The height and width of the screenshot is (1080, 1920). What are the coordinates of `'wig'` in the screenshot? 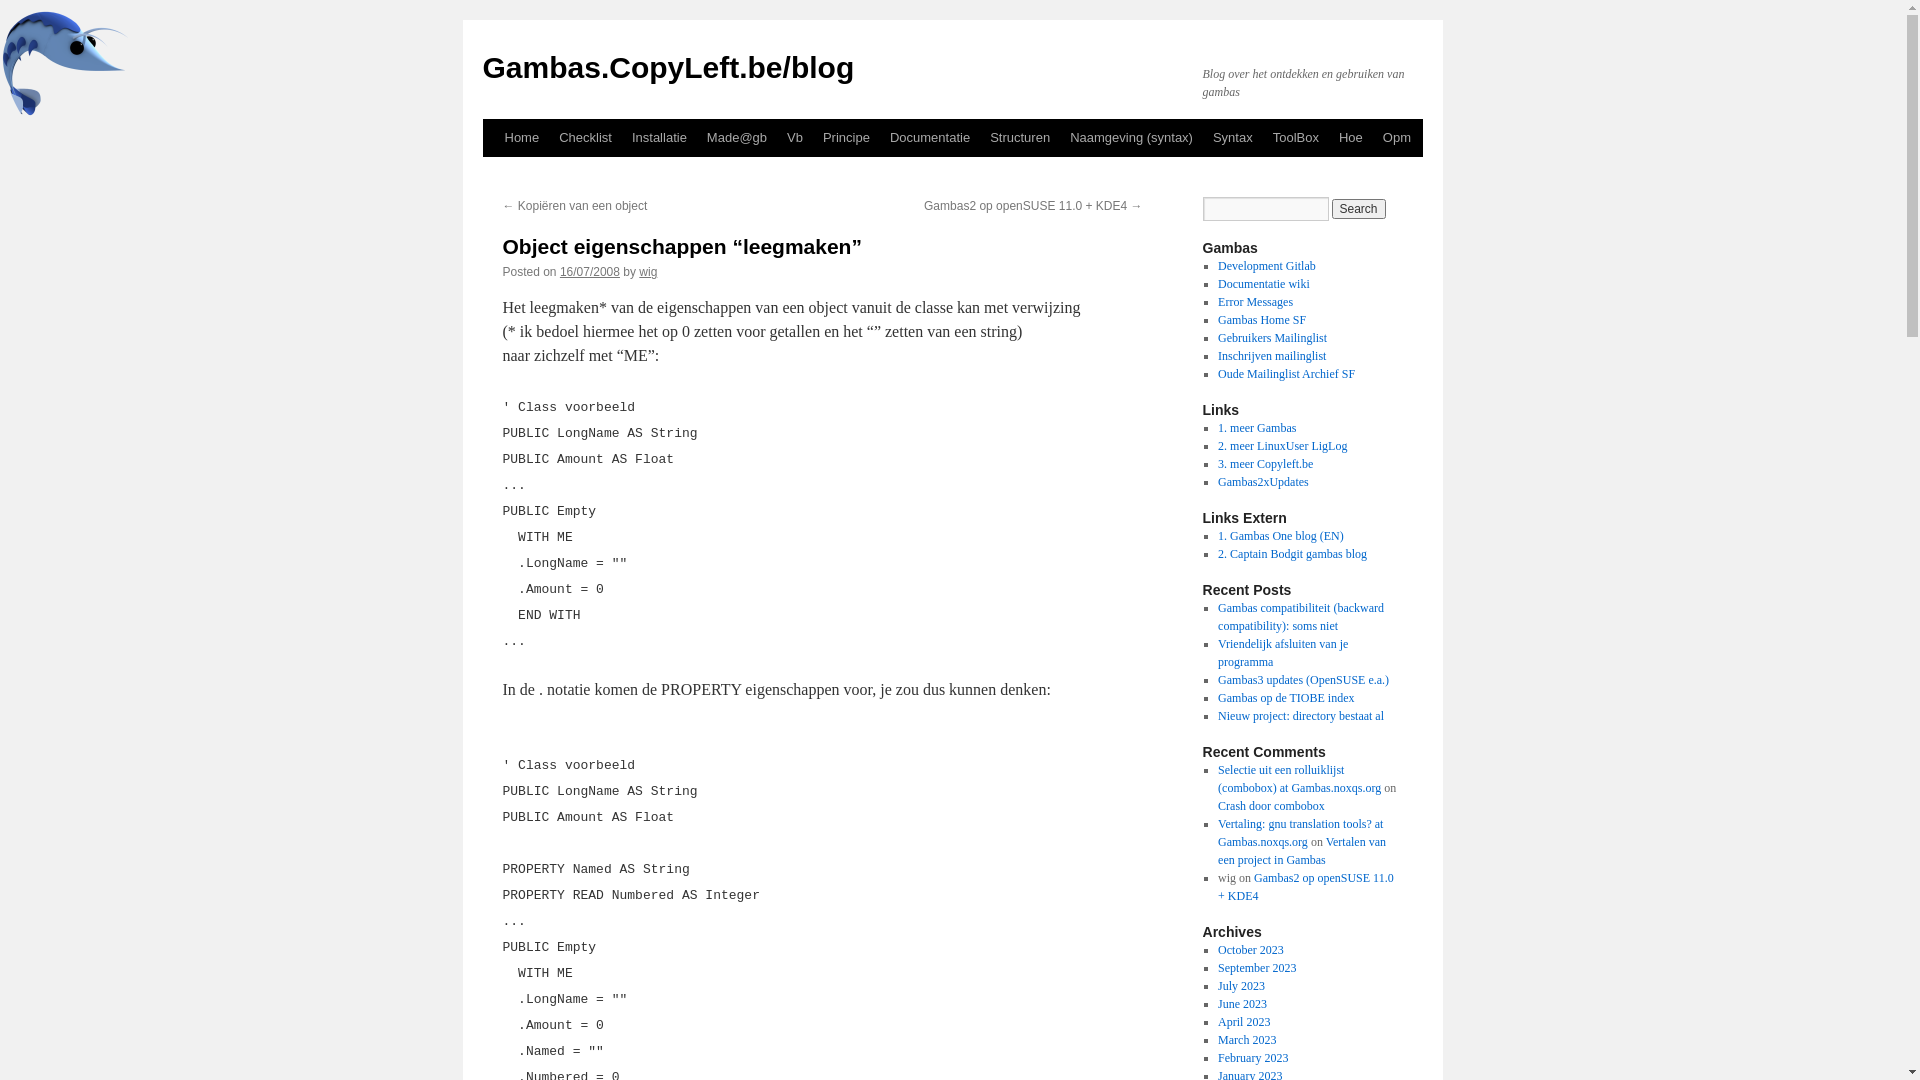 It's located at (648, 272).